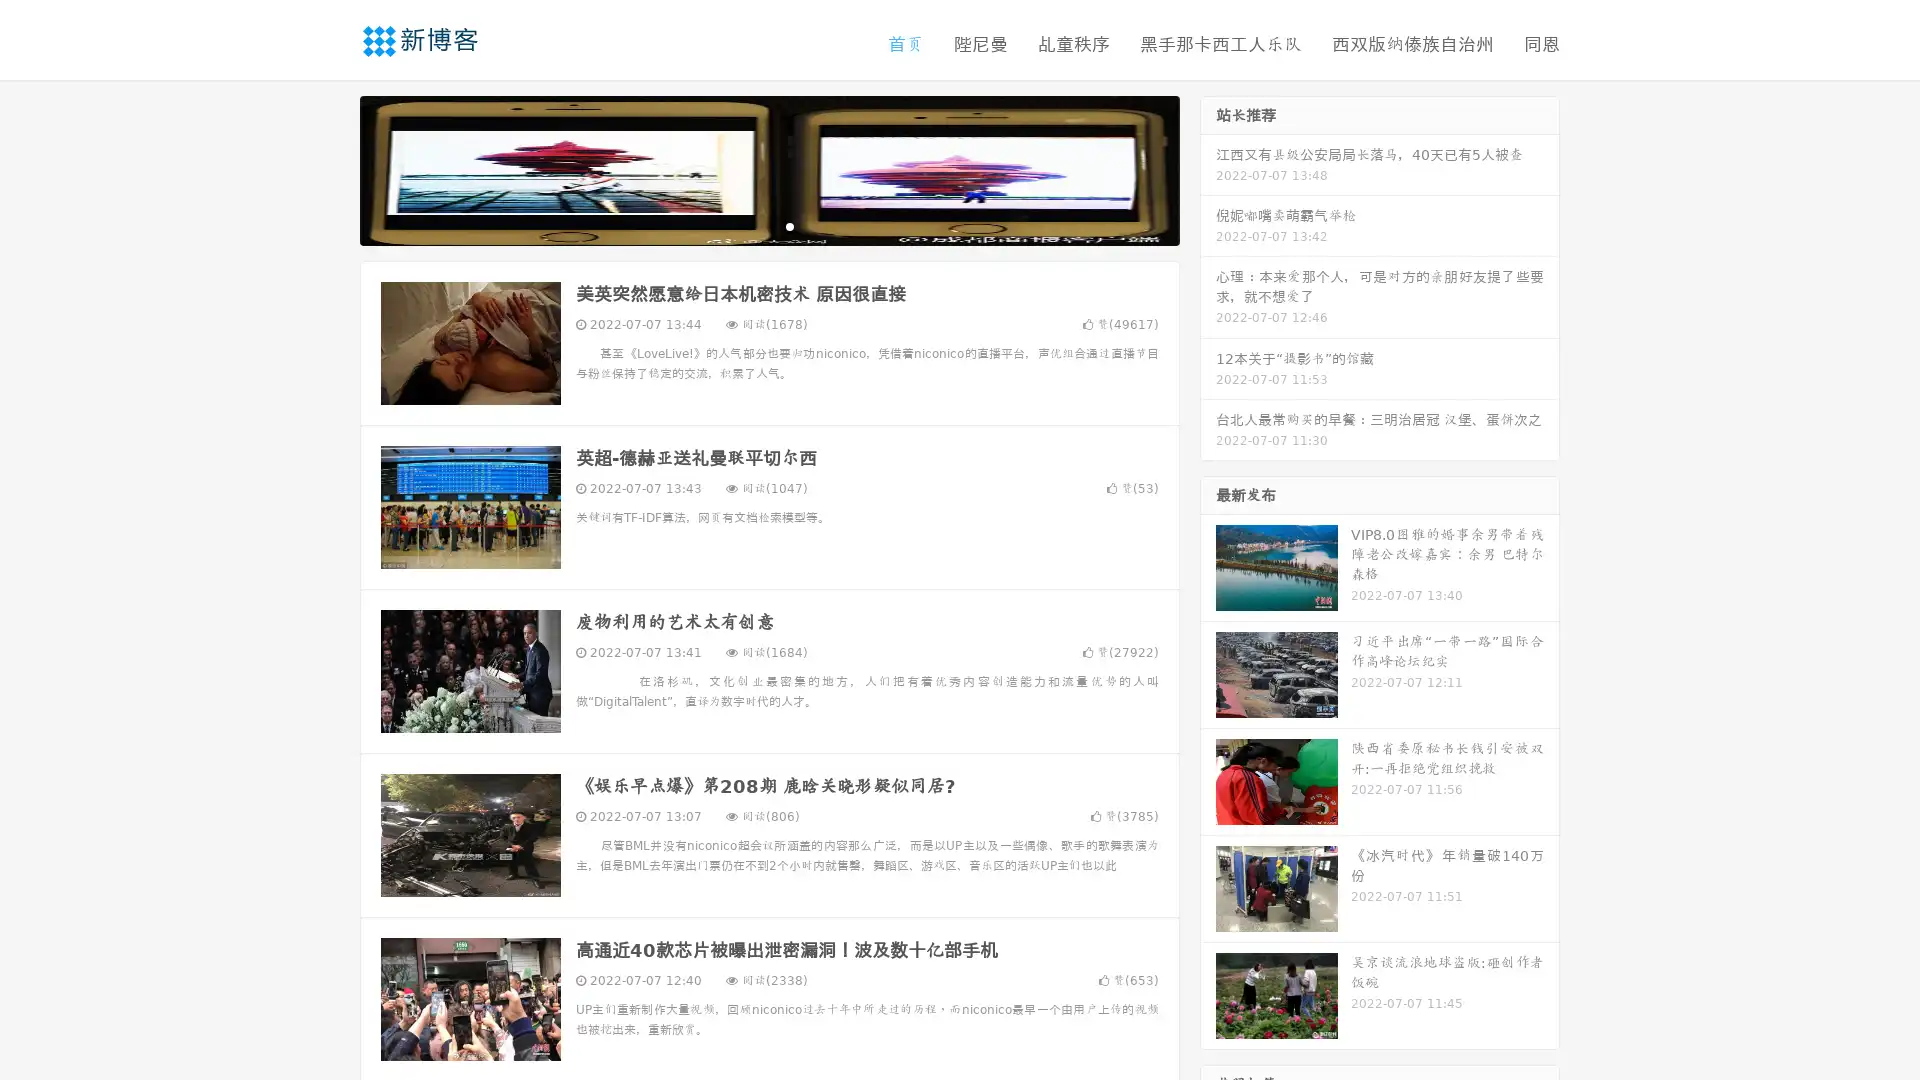 The image size is (1920, 1080). Describe the element at coordinates (768, 225) in the screenshot. I see `Go to slide 2` at that location.